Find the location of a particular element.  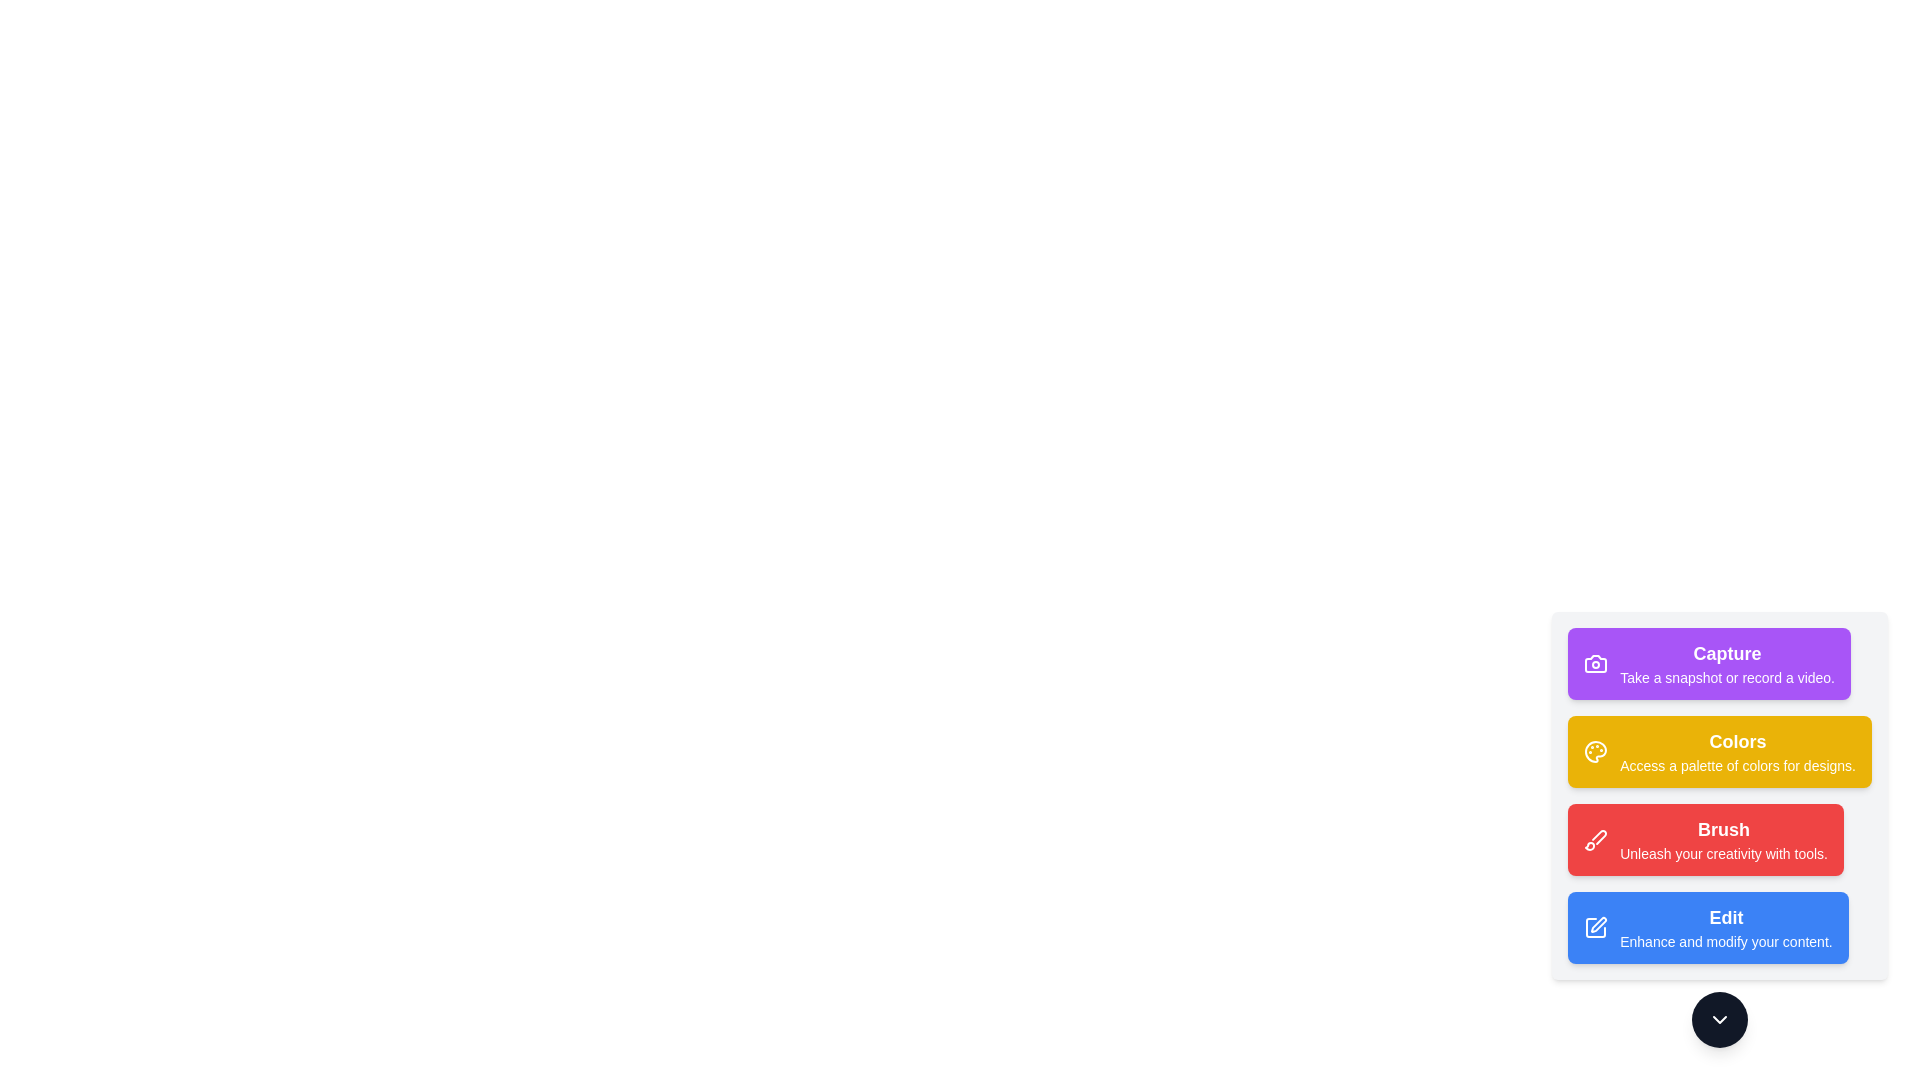

the tool button labeled Brush to view its hover effect is located at coordinates (1705, 840).